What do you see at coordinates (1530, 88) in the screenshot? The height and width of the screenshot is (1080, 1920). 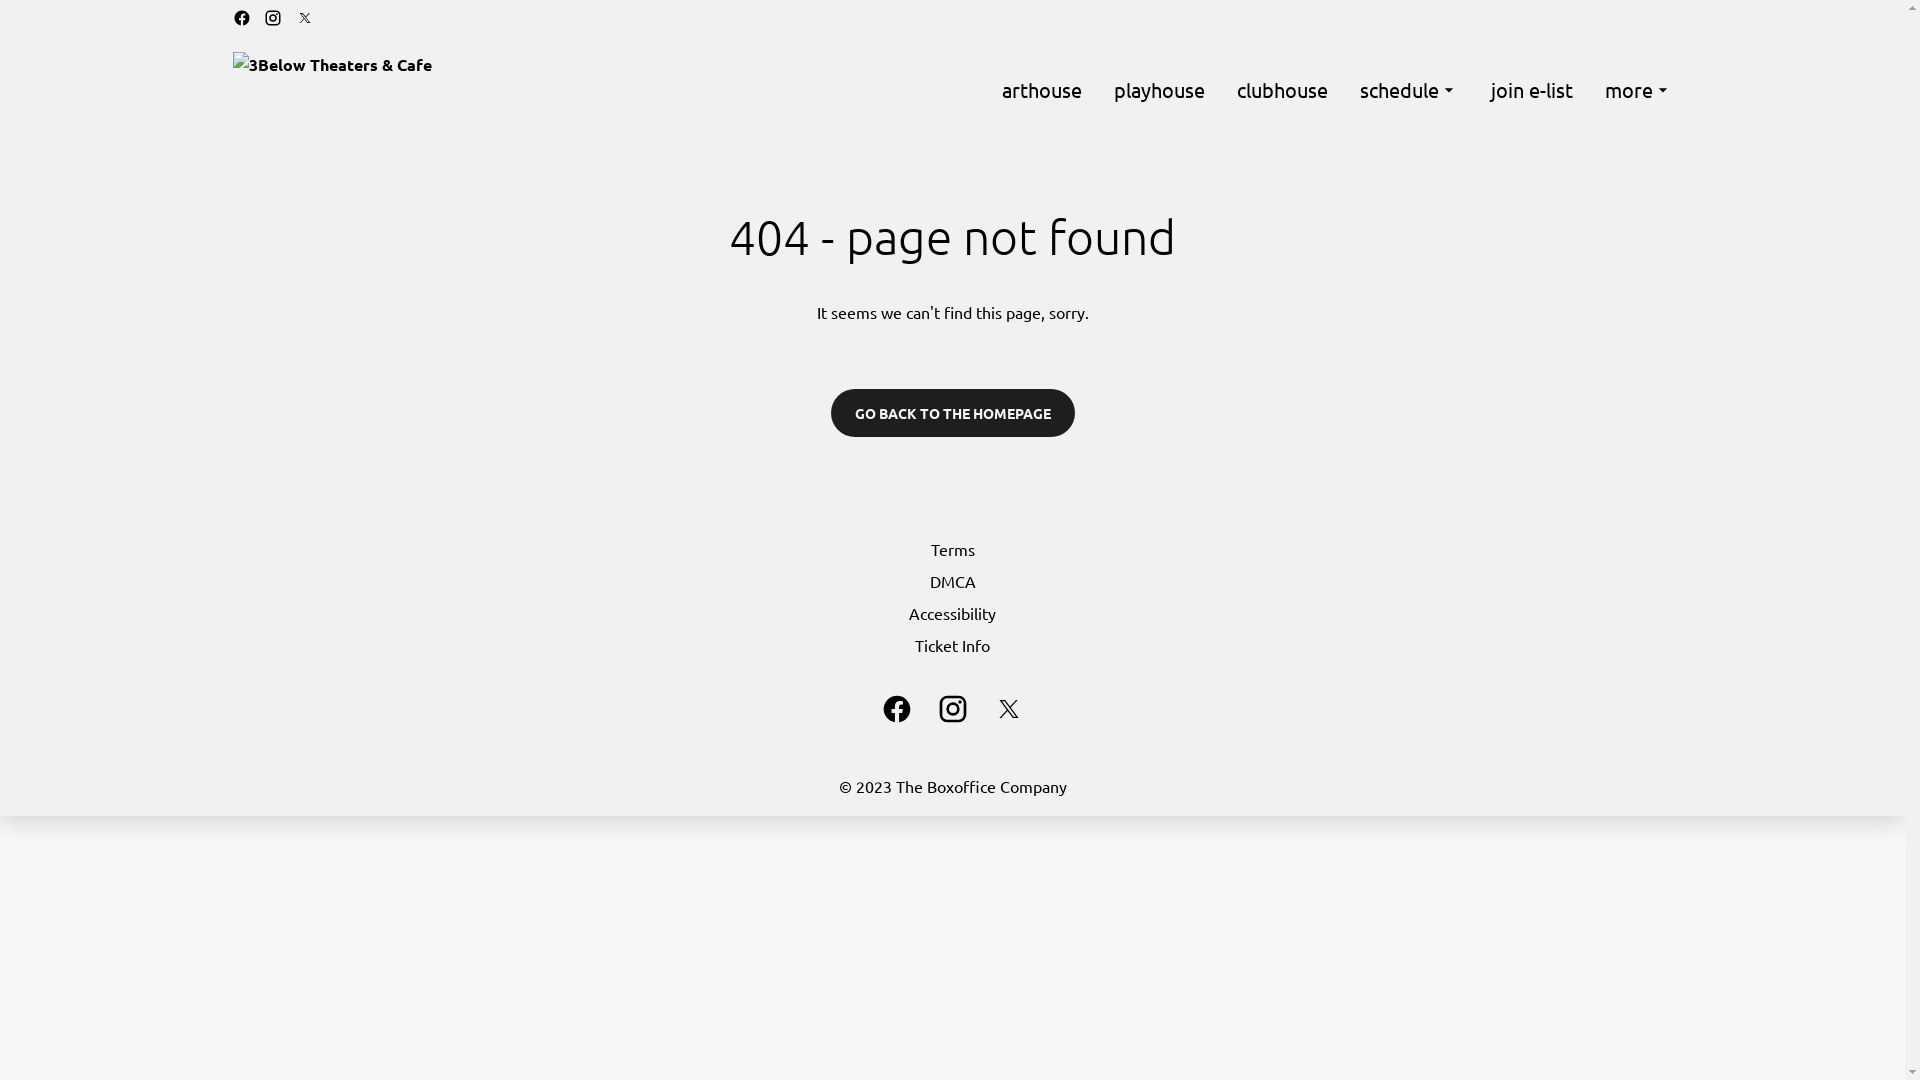 I see `'join e-list'` at bounding box center [1530, 88].